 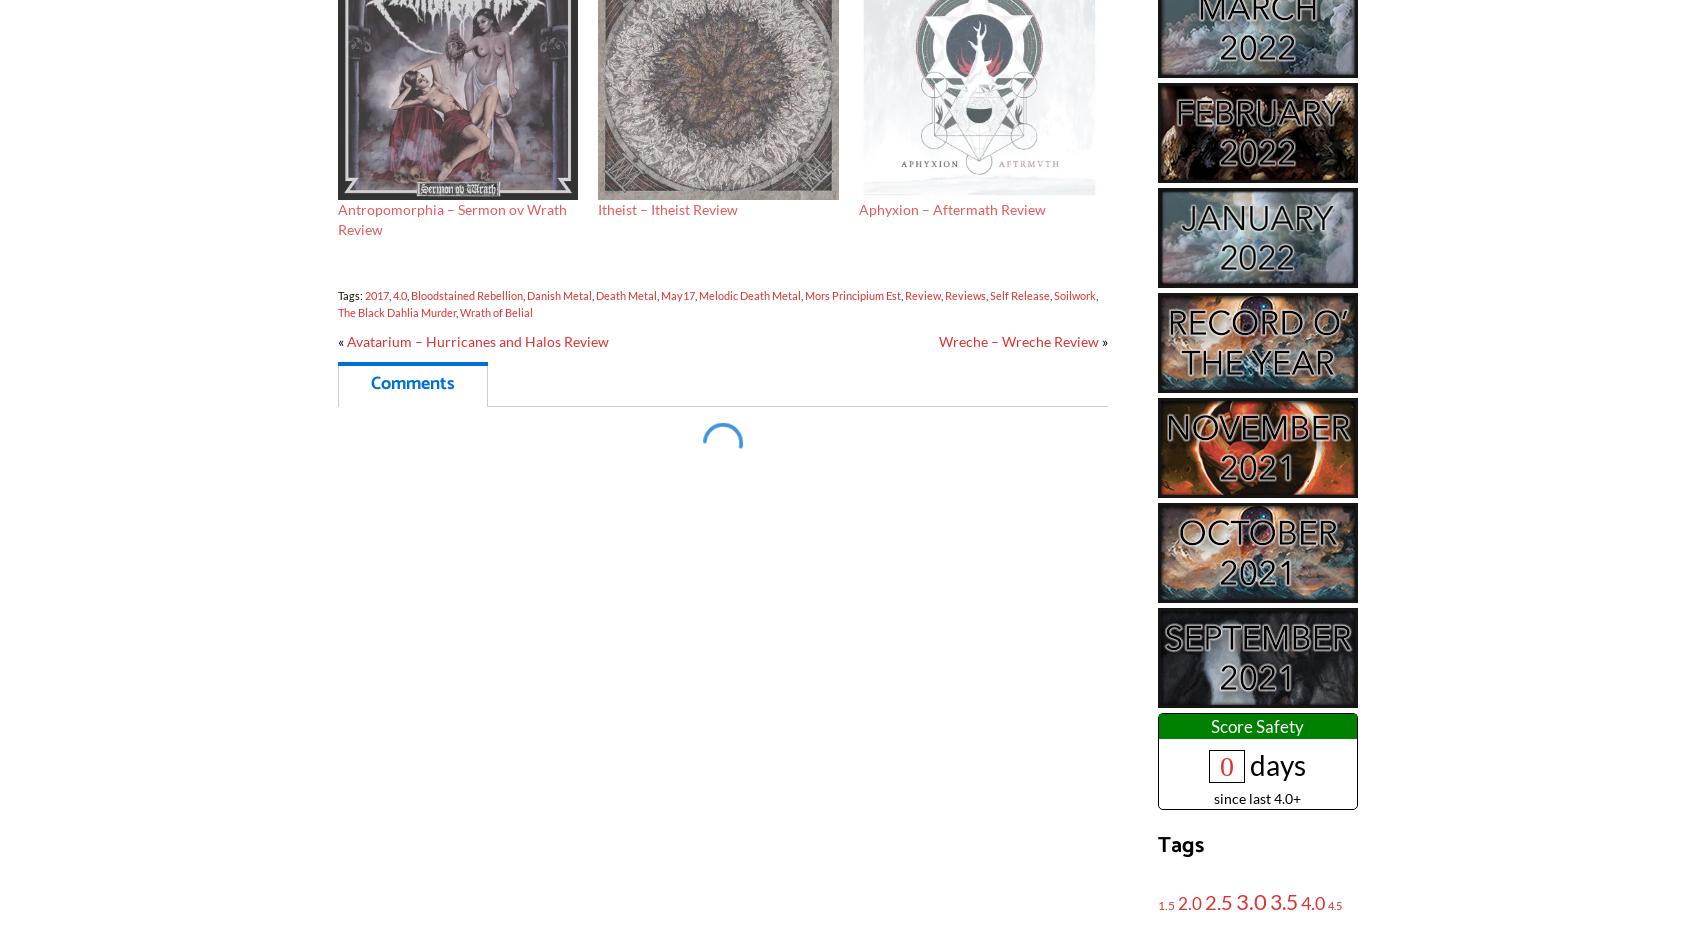 I want to click on 'Wreche – Wreche Review', so click(x=1017, y=341).